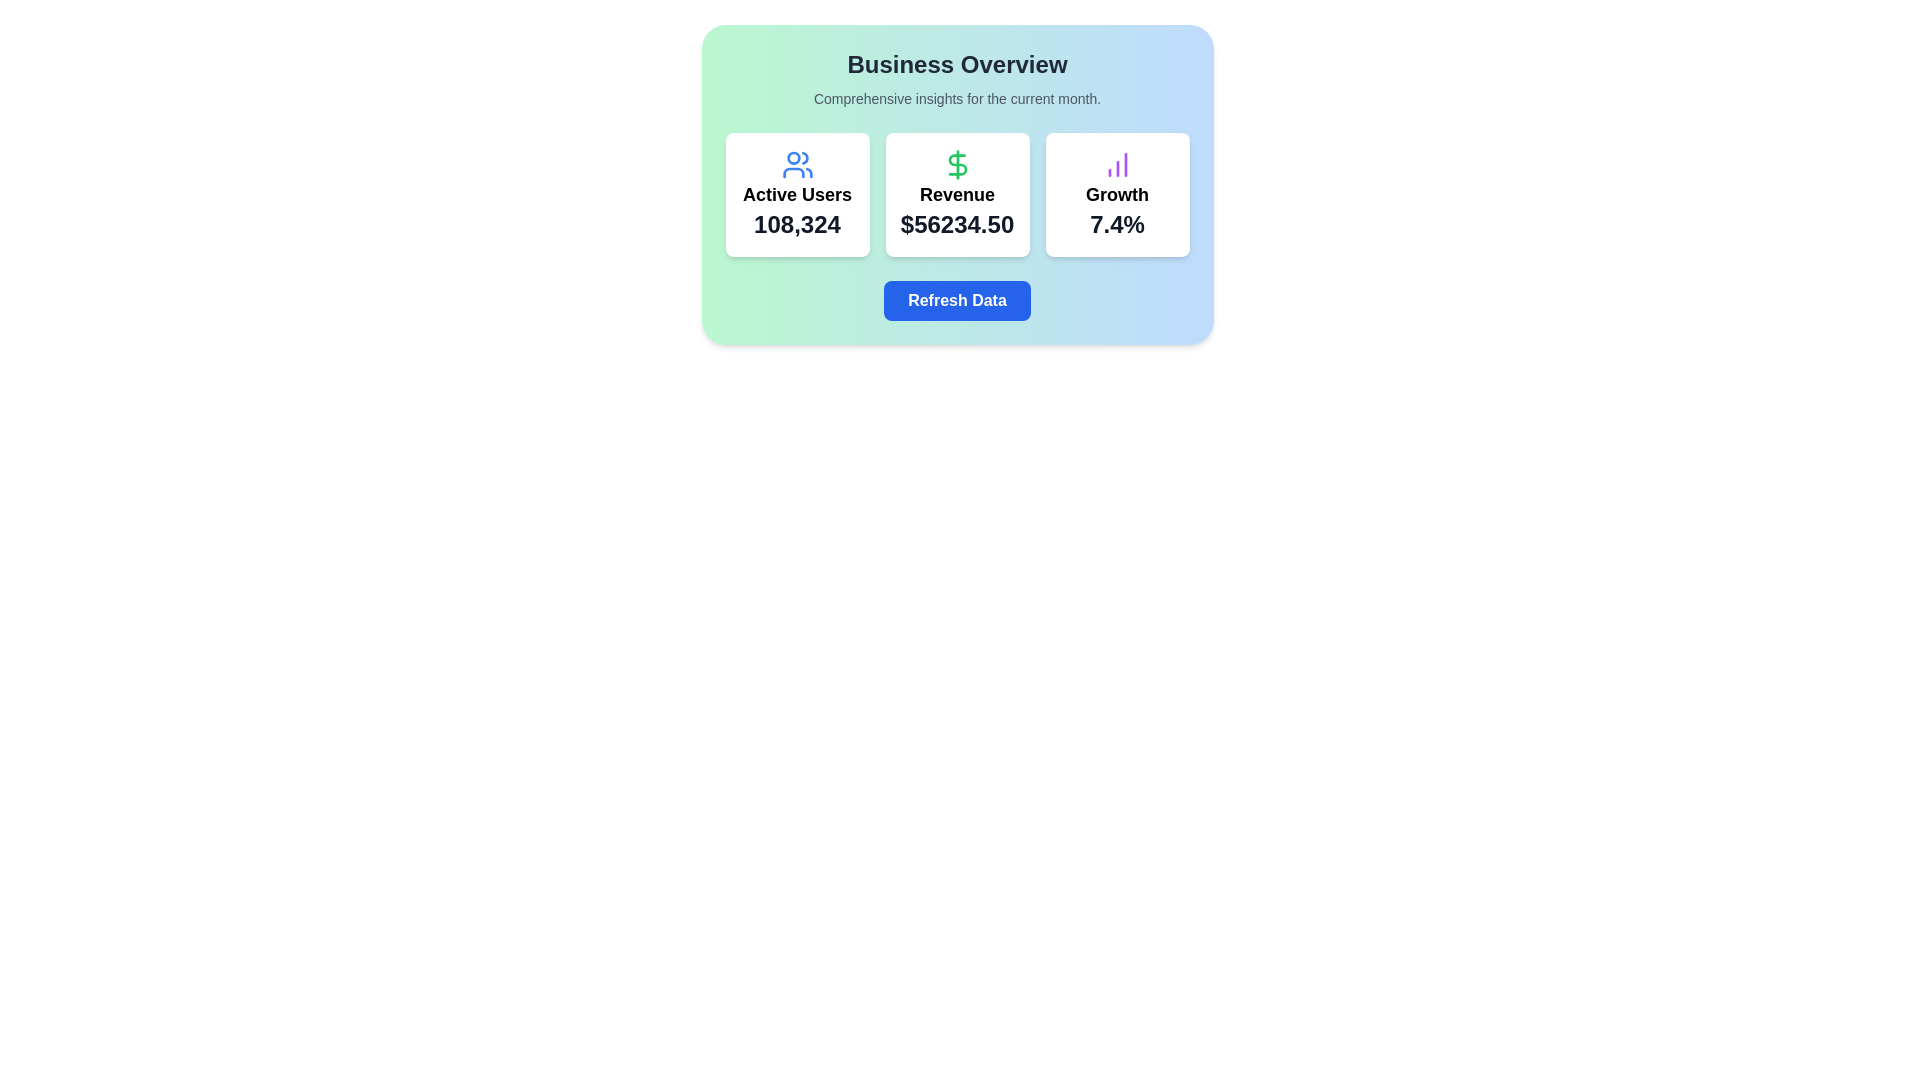  I want to click on the active users icon located in the first section of the horizontally arranged card group under the 'Business Overview' section, positioned above the 'Active Users' text and numerical values, so click(796, 164).